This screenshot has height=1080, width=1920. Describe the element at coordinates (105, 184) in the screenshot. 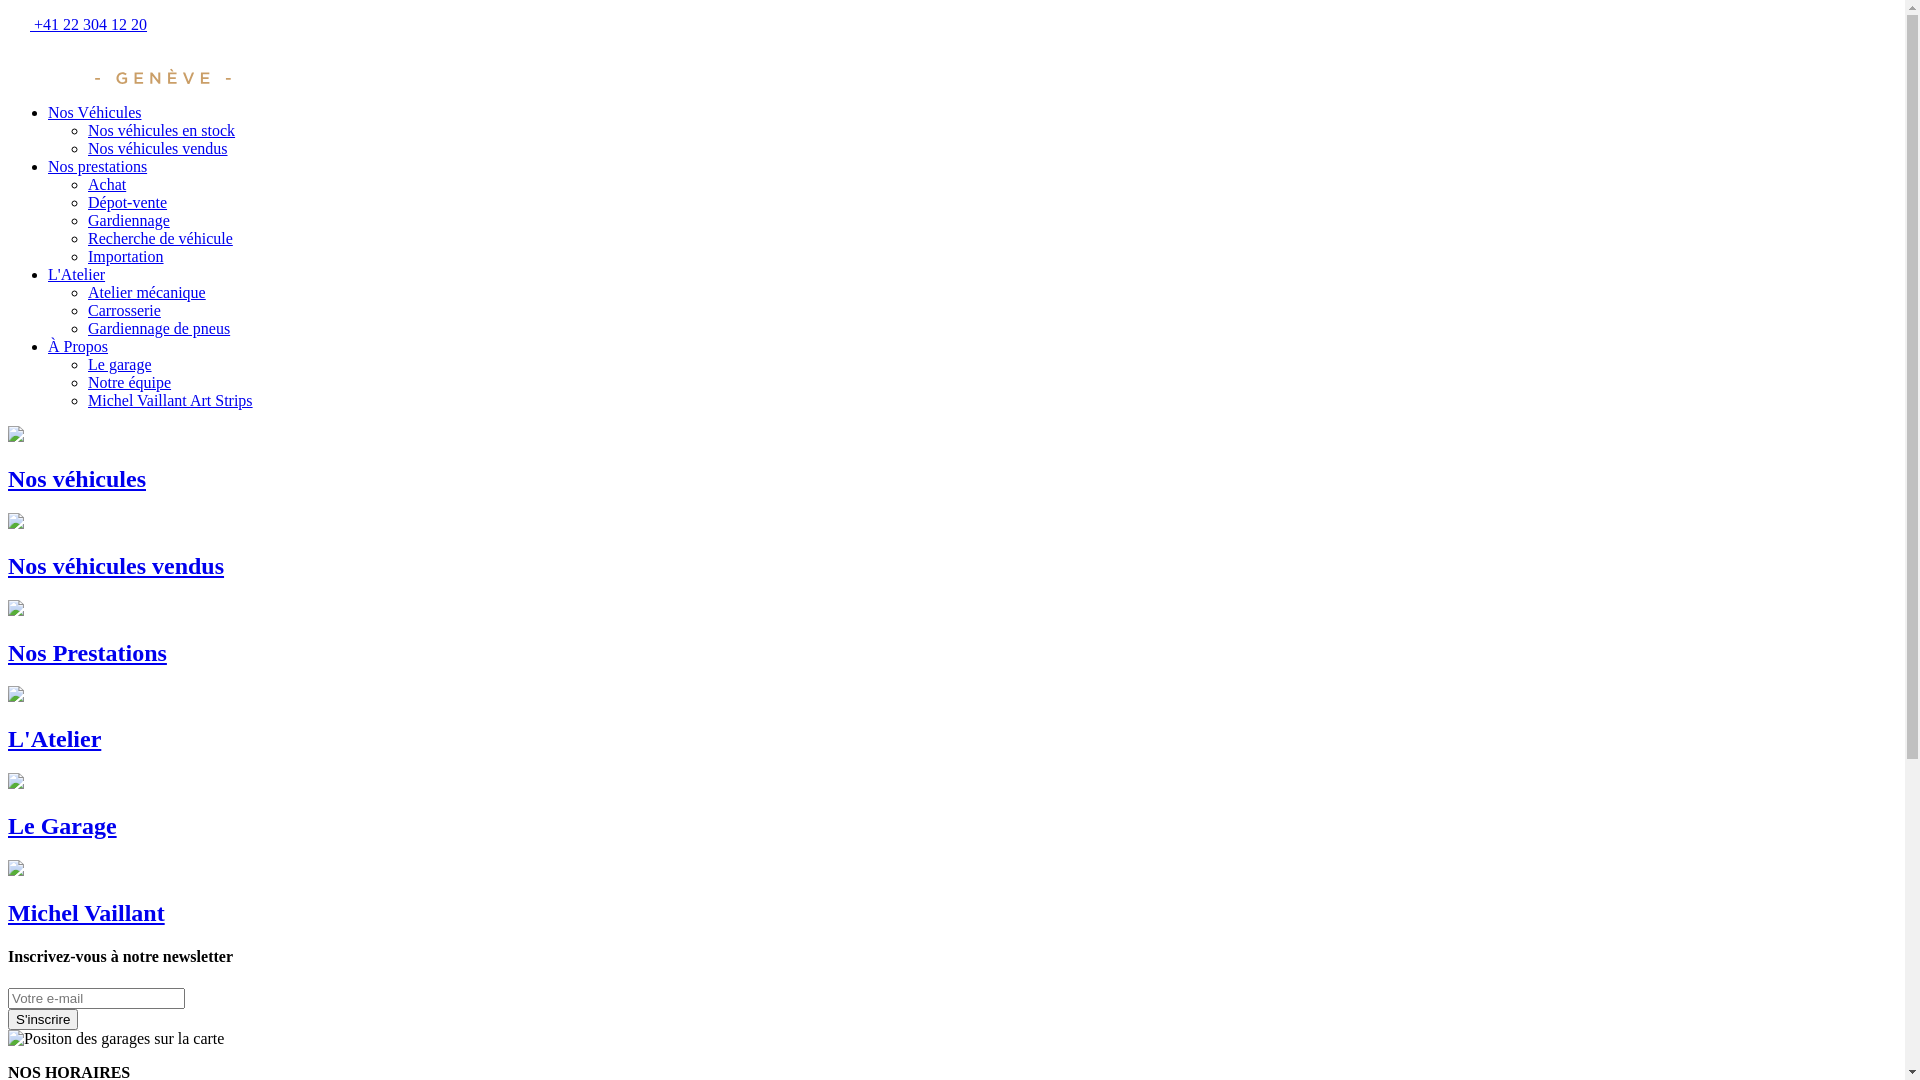

I see `'Achat'` at that location.